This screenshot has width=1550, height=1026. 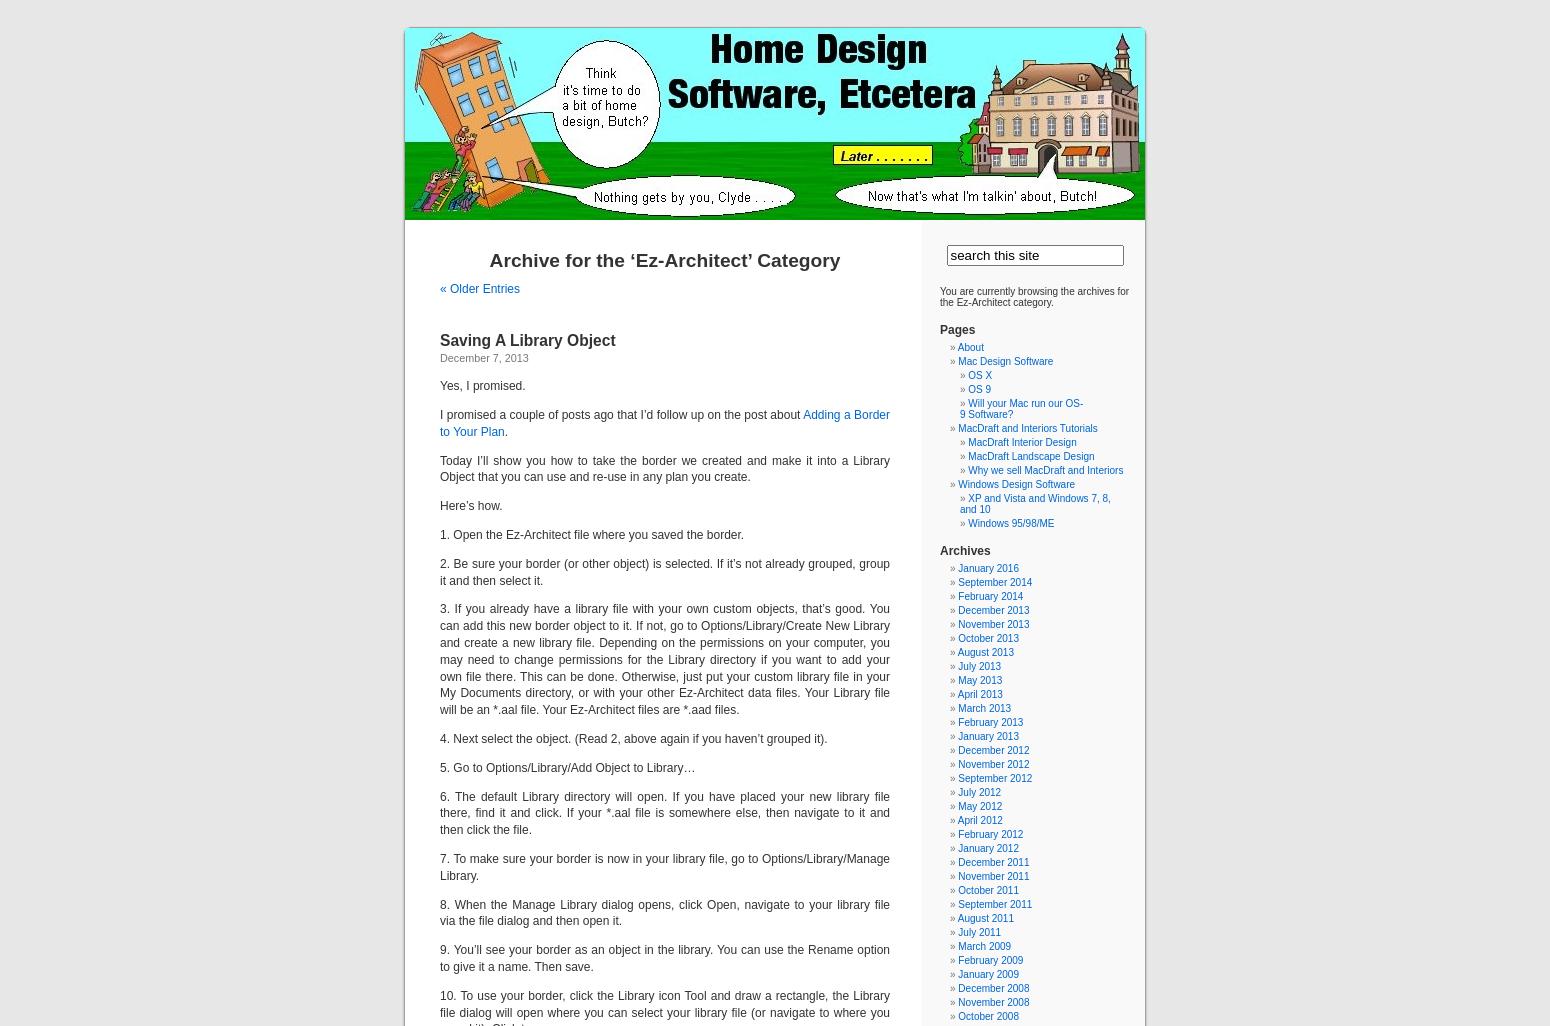 I want to click on 'March 2013', so click(x=957, y=707).